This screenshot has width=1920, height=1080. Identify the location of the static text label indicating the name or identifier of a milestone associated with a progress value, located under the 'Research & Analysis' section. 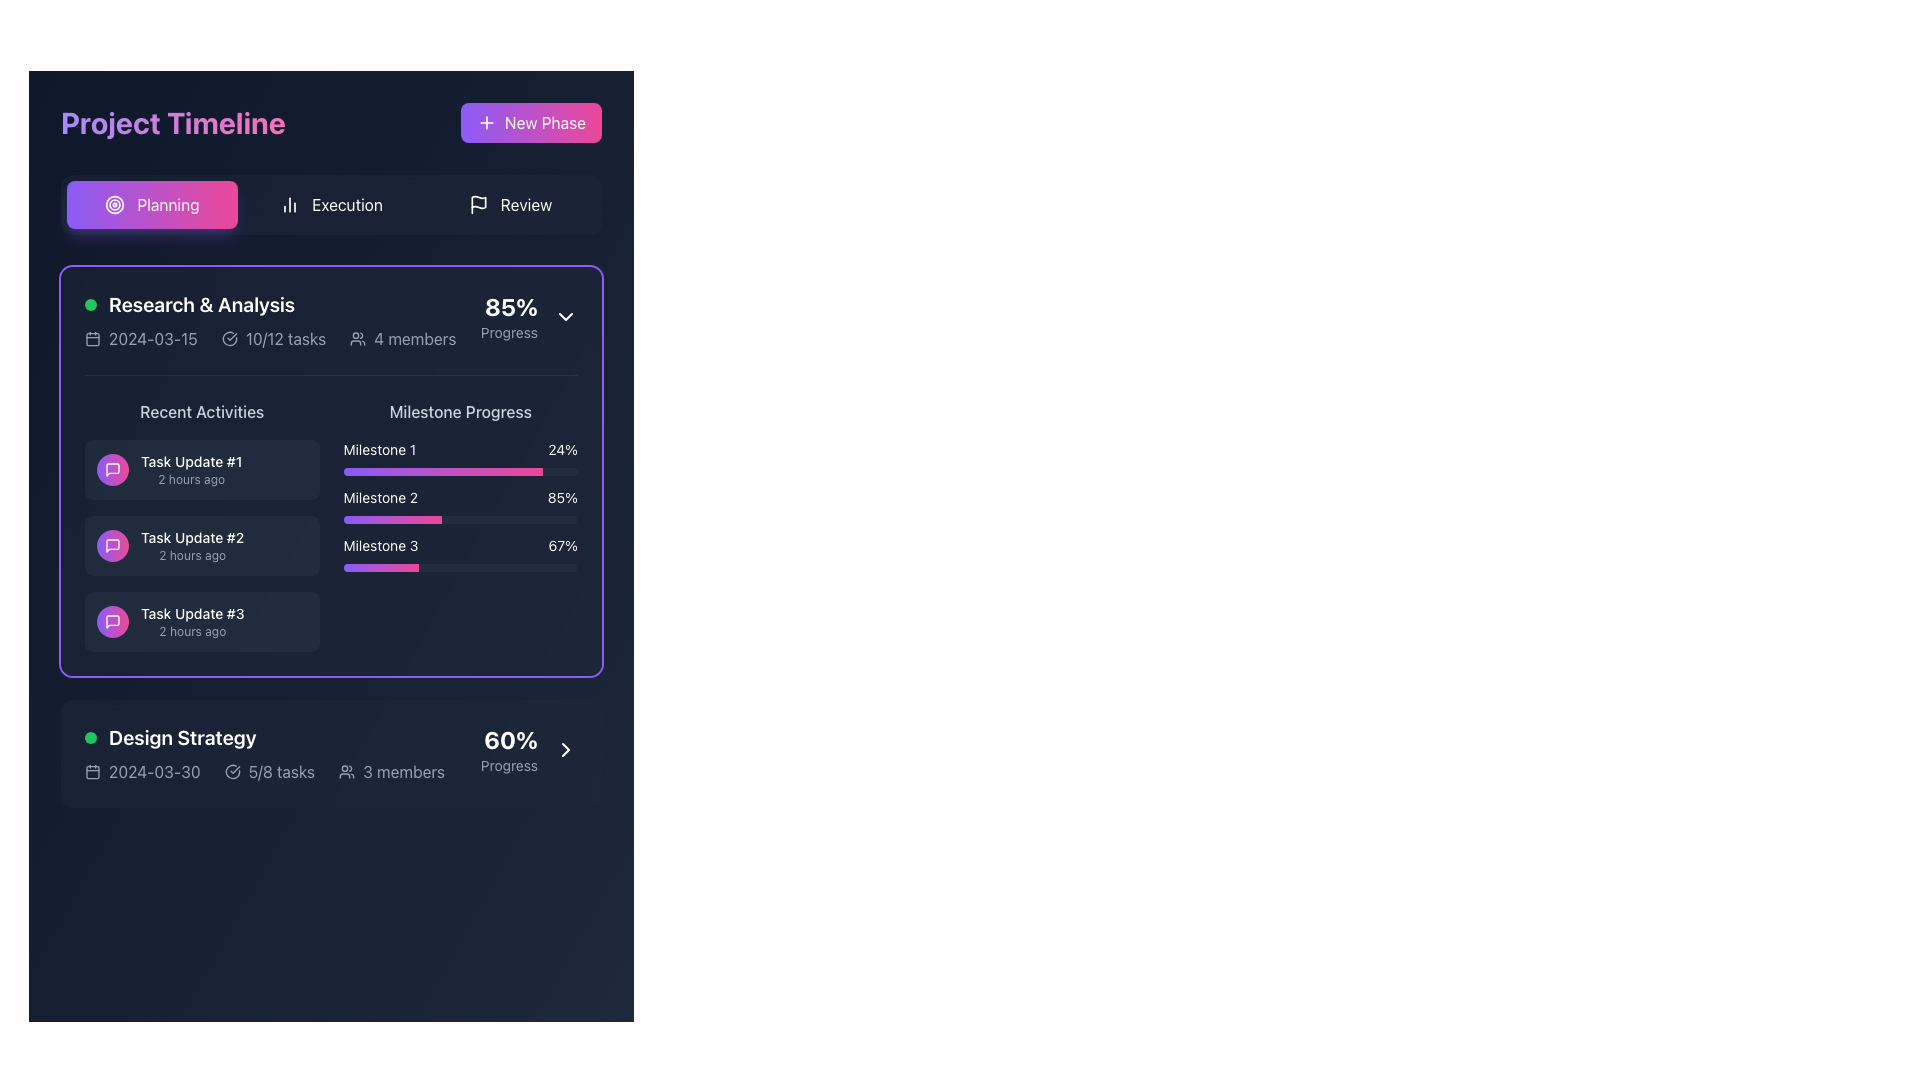
(380, 496).